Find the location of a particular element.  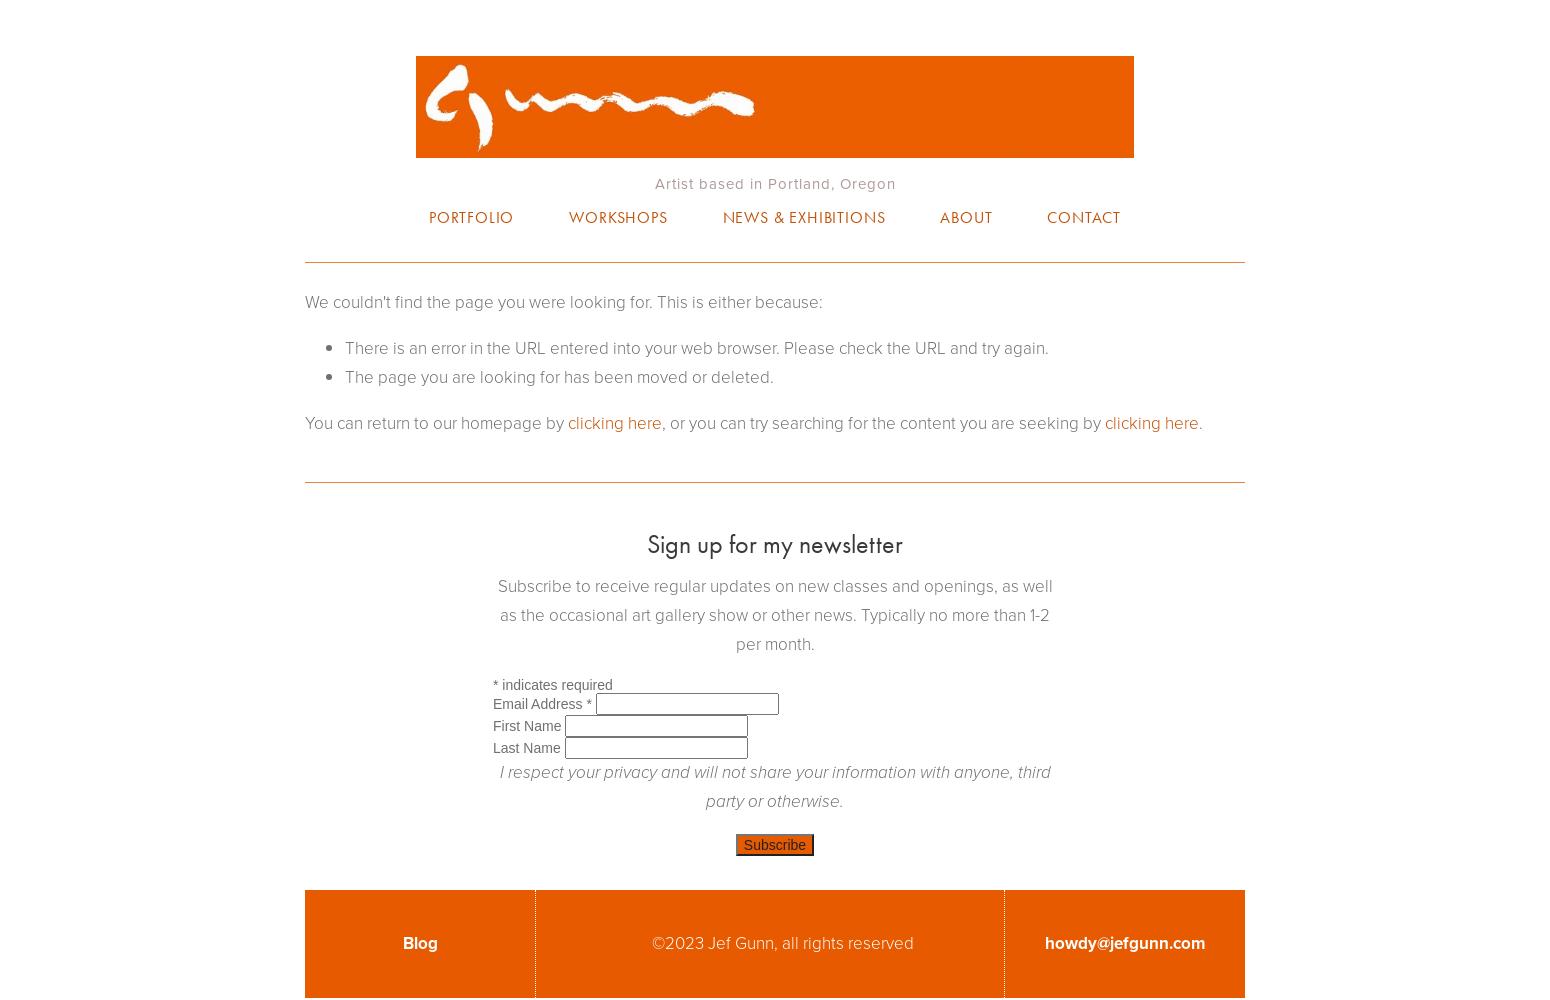

'We couldn't find the page you were looking for. This is either because:' is located at coordinates (564, 302).